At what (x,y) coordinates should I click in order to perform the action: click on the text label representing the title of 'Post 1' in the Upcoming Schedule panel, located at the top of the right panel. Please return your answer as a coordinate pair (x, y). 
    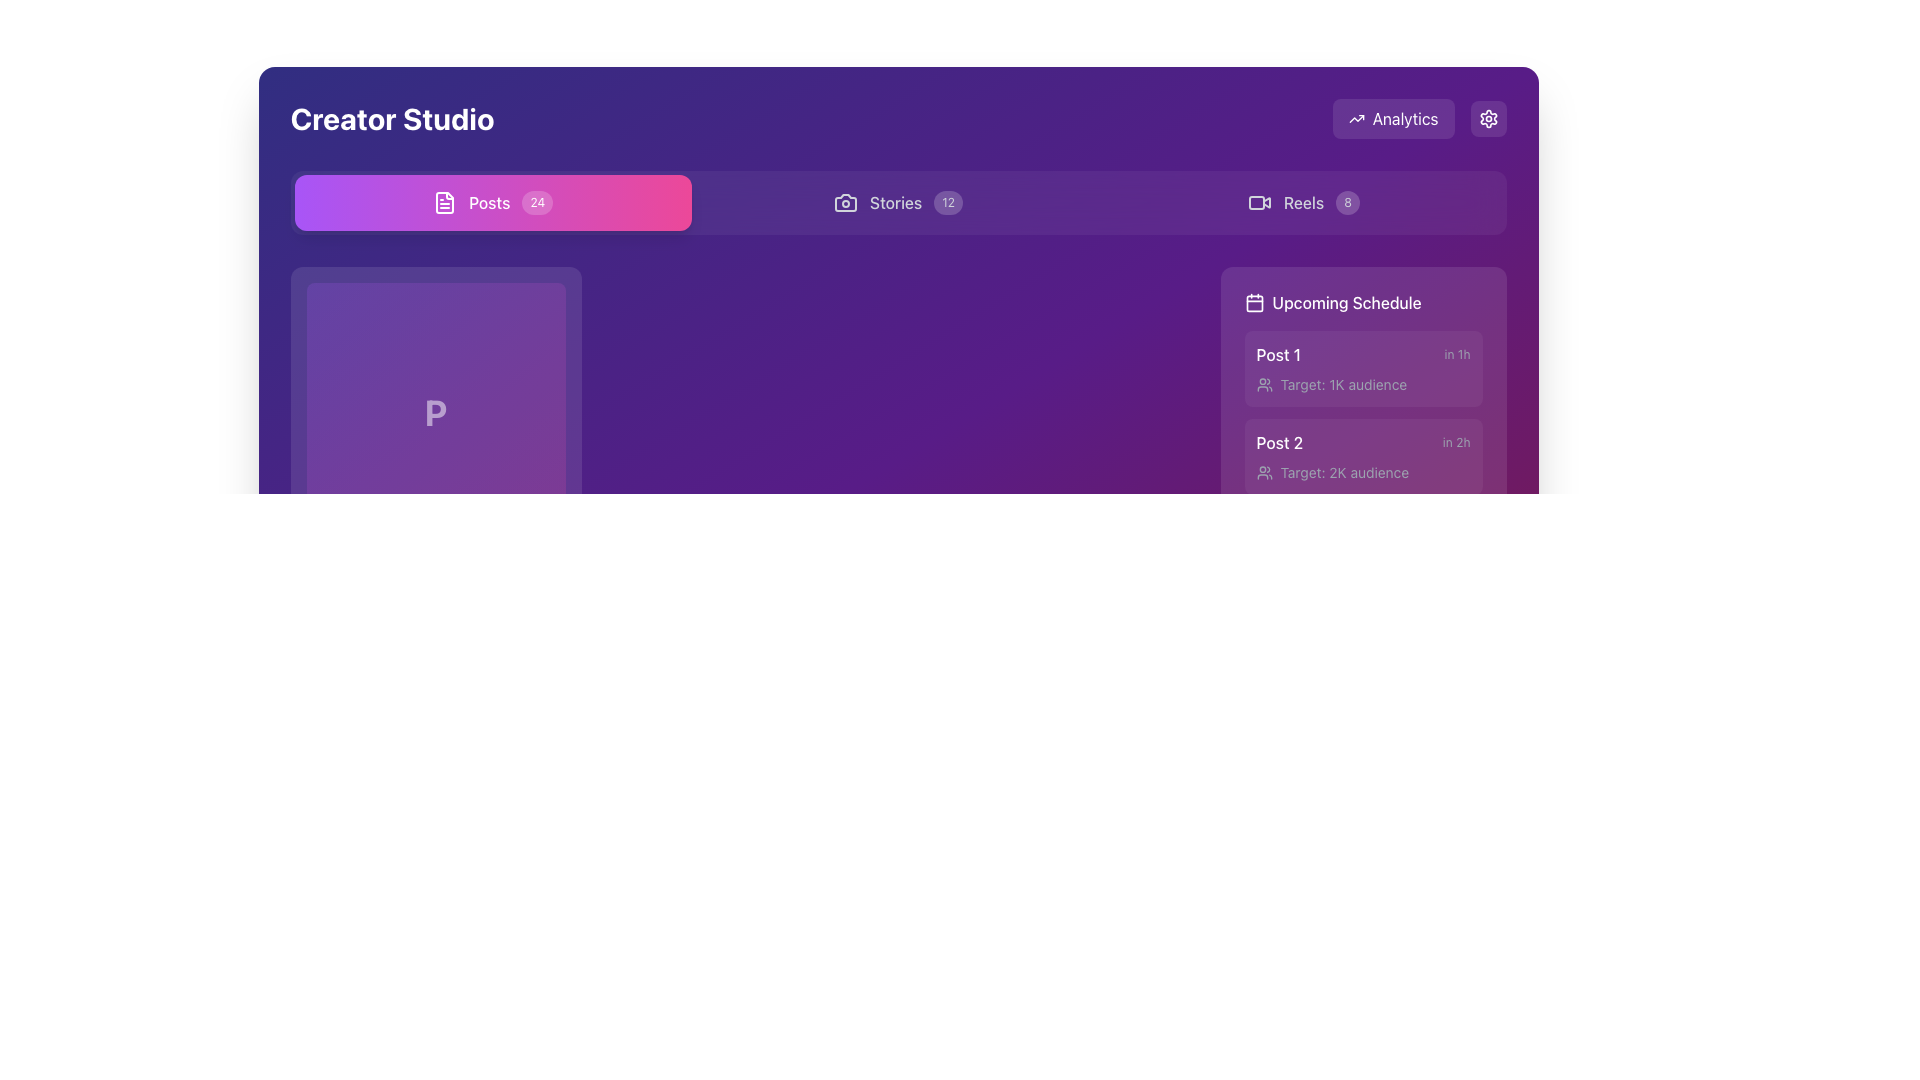
    Looking at the image, I should click on (1277, 353).